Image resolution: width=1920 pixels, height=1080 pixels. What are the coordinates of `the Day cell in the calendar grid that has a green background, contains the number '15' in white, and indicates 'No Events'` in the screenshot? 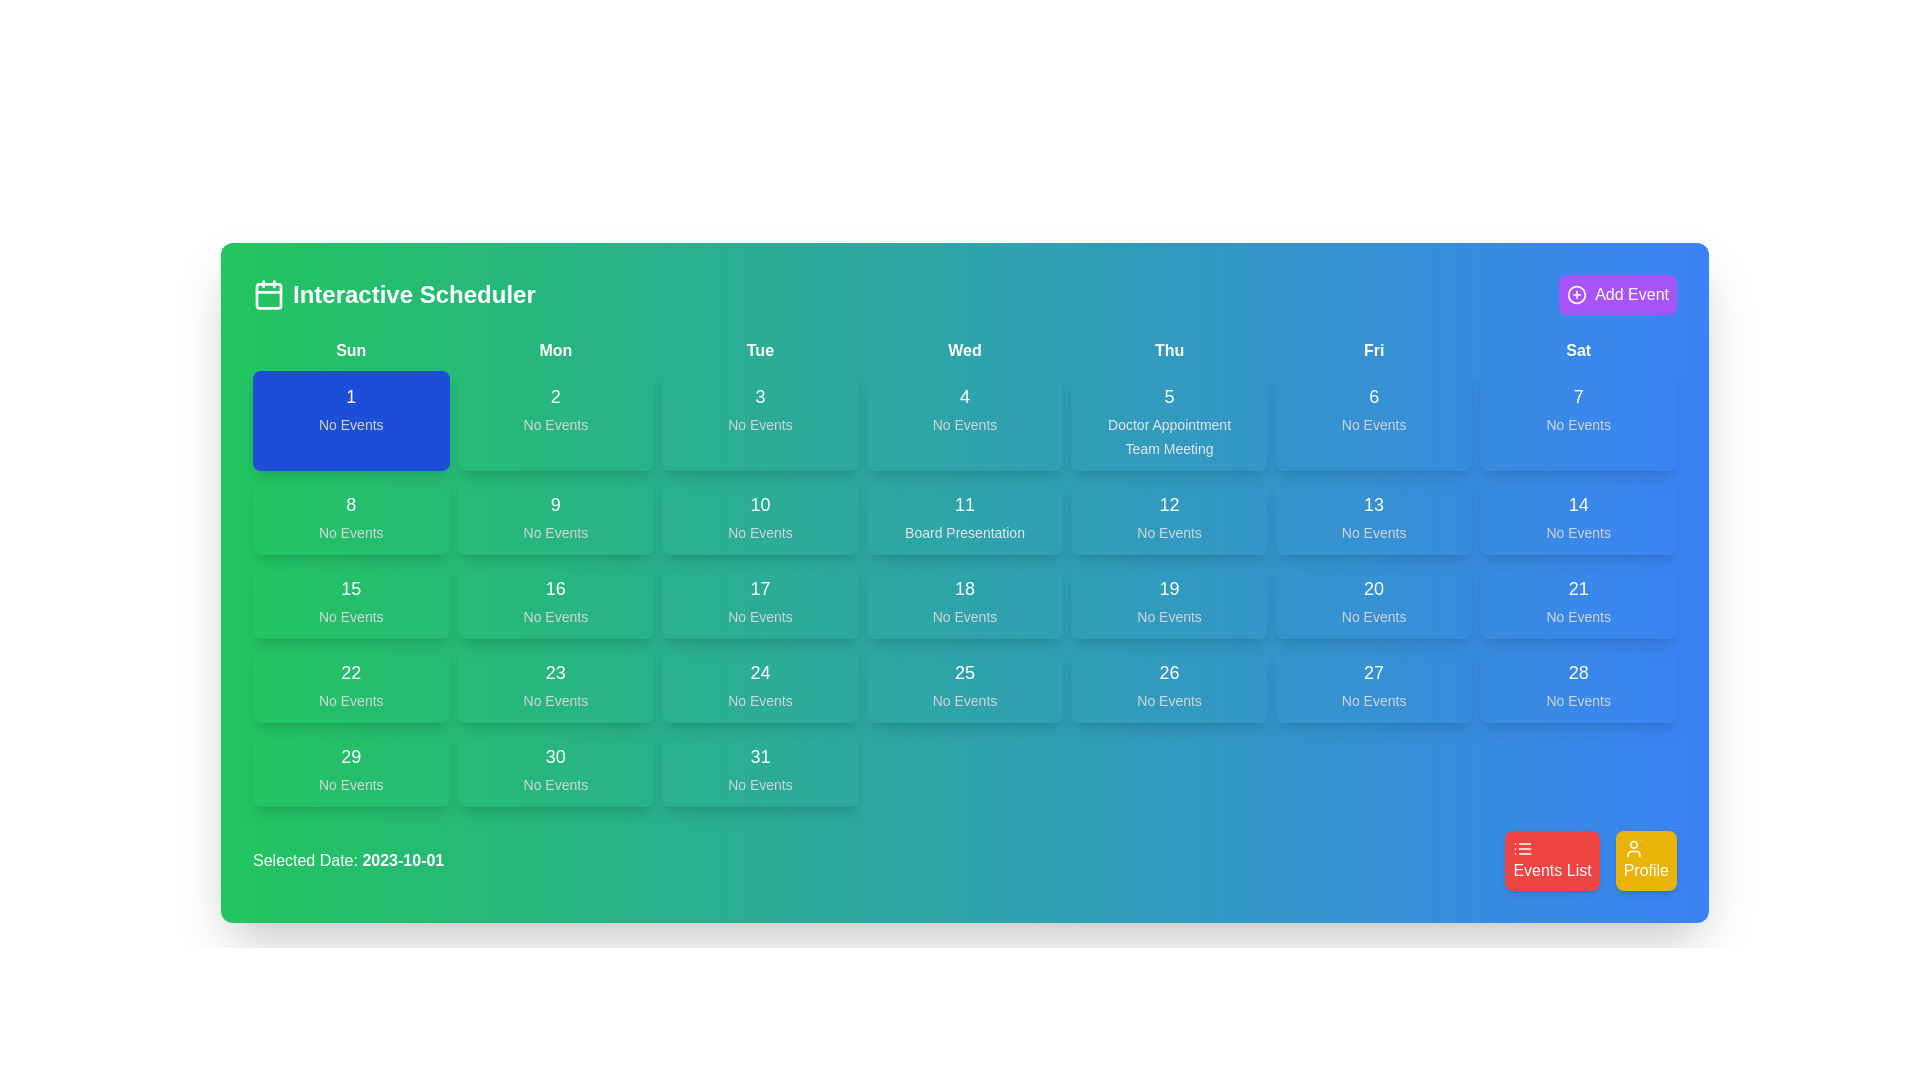 It's located at (351, 600).